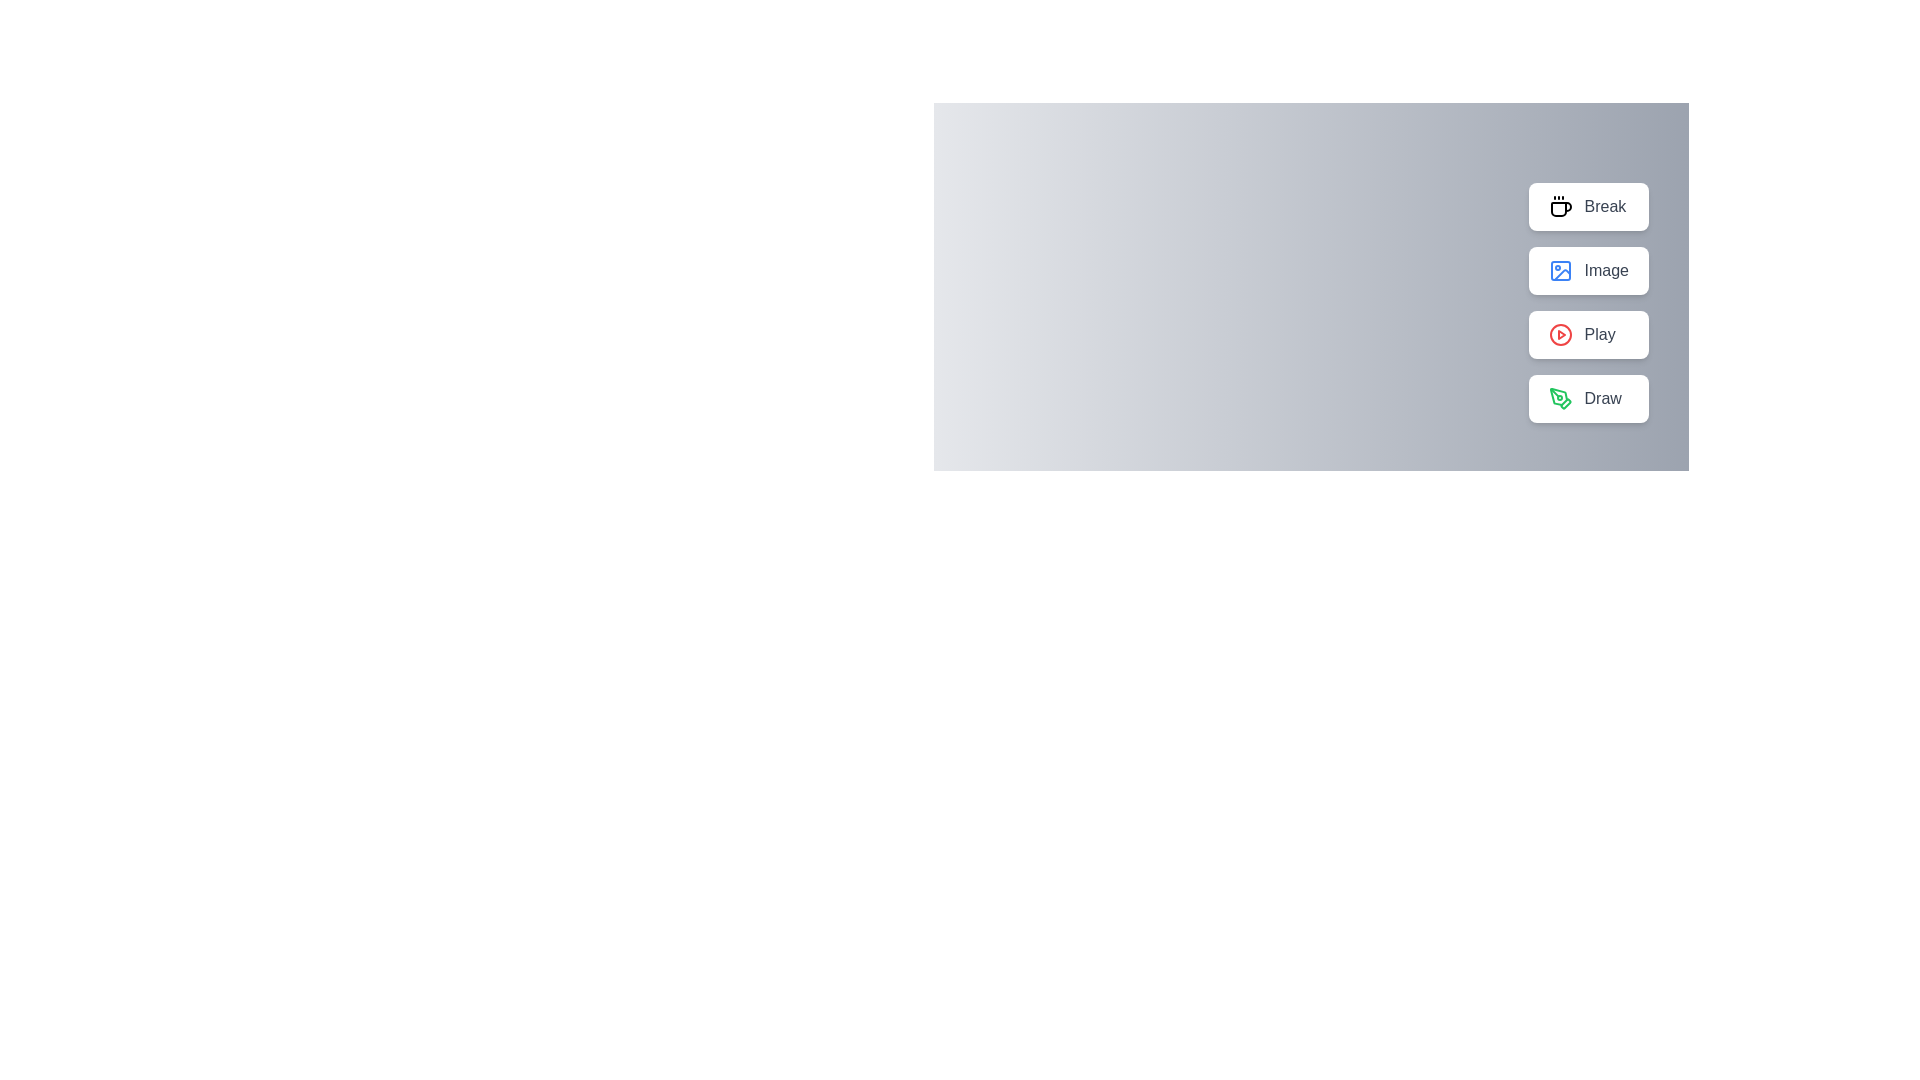  I want to click on the button labeled Play to inspect its icon and label, so click(1587, 334).